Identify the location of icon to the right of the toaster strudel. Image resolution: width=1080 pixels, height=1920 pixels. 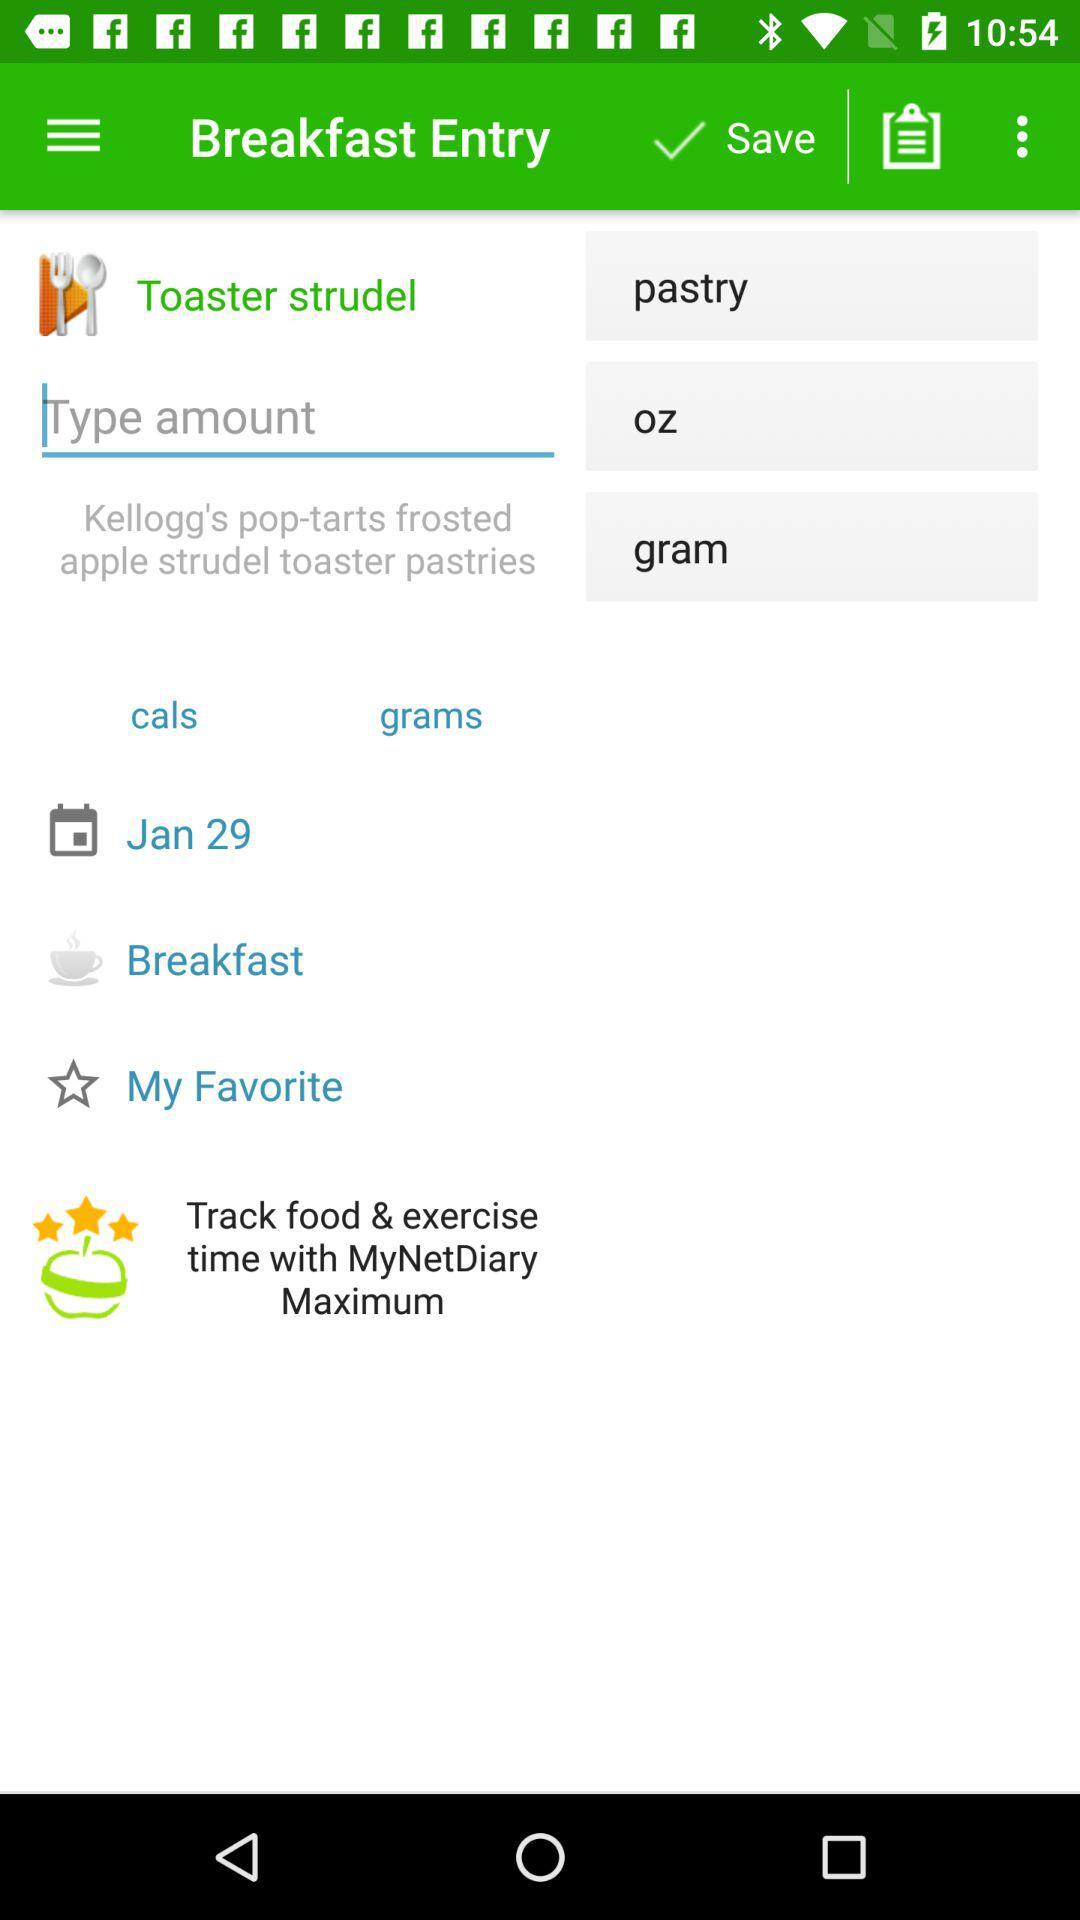
(667, 284).